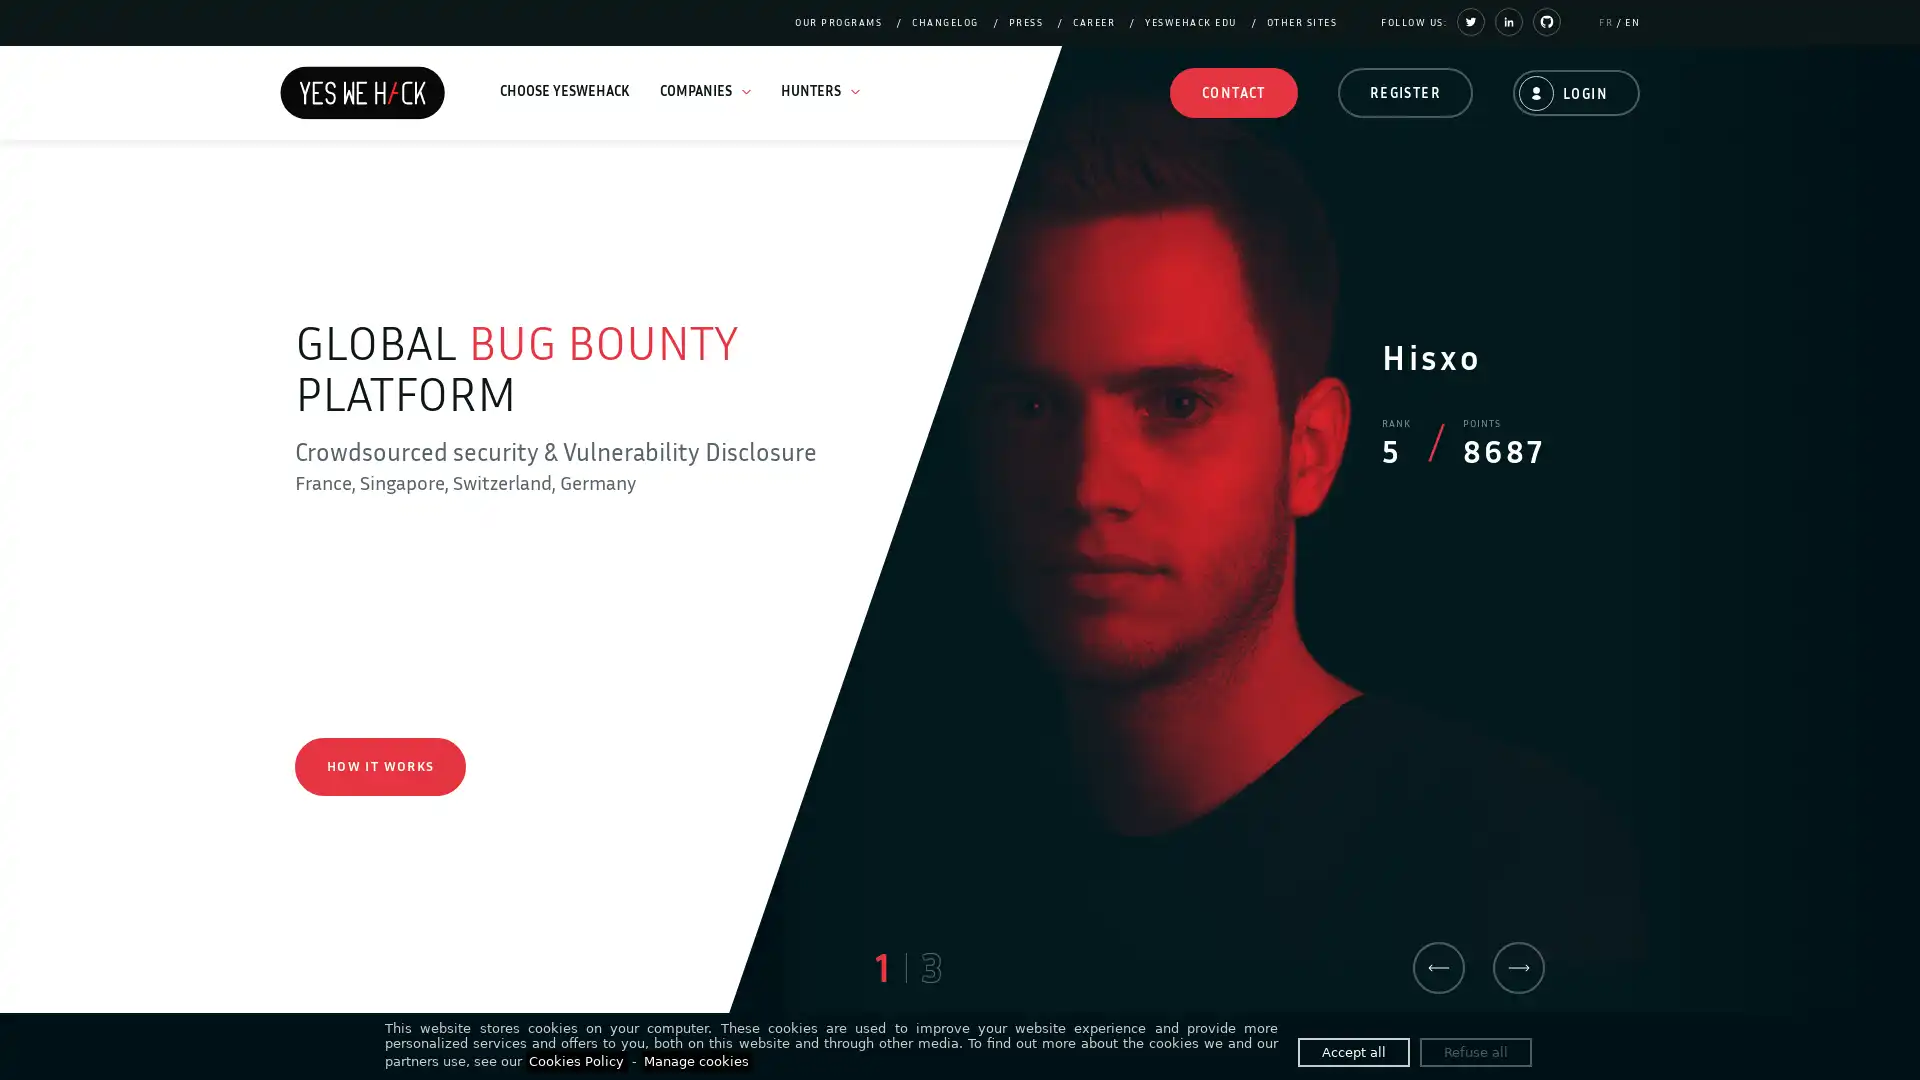 This screenshot has height=1080, width=1920. What do you see at coordinates (1476, 1051) in the screenshot?
I see `Refuse all` at bounding box center [1476, 1051].